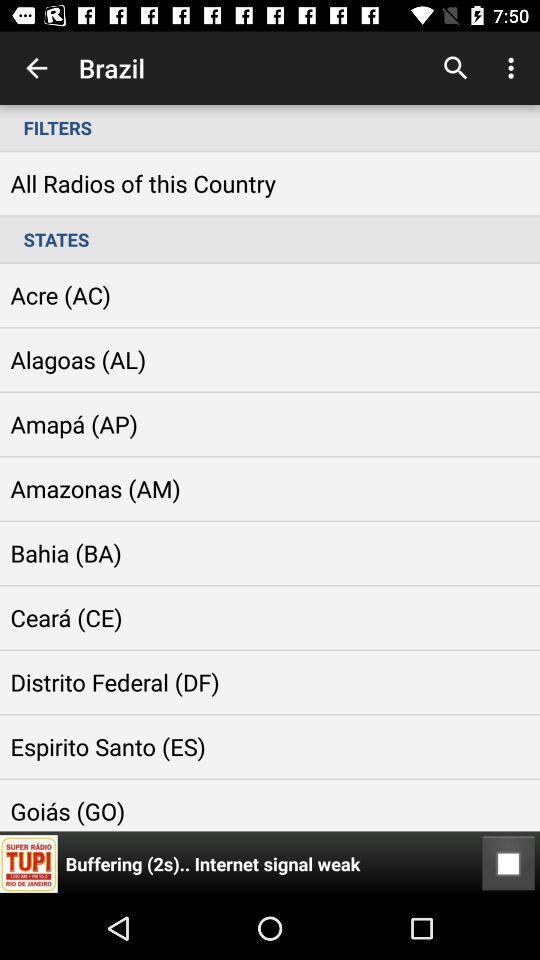 The width and height of the screenshot is (540, 960). What do you see at coordinates (455, 68) in the screenshot?
I see `the icon next to brazil app` at bounding box center [455, 68].